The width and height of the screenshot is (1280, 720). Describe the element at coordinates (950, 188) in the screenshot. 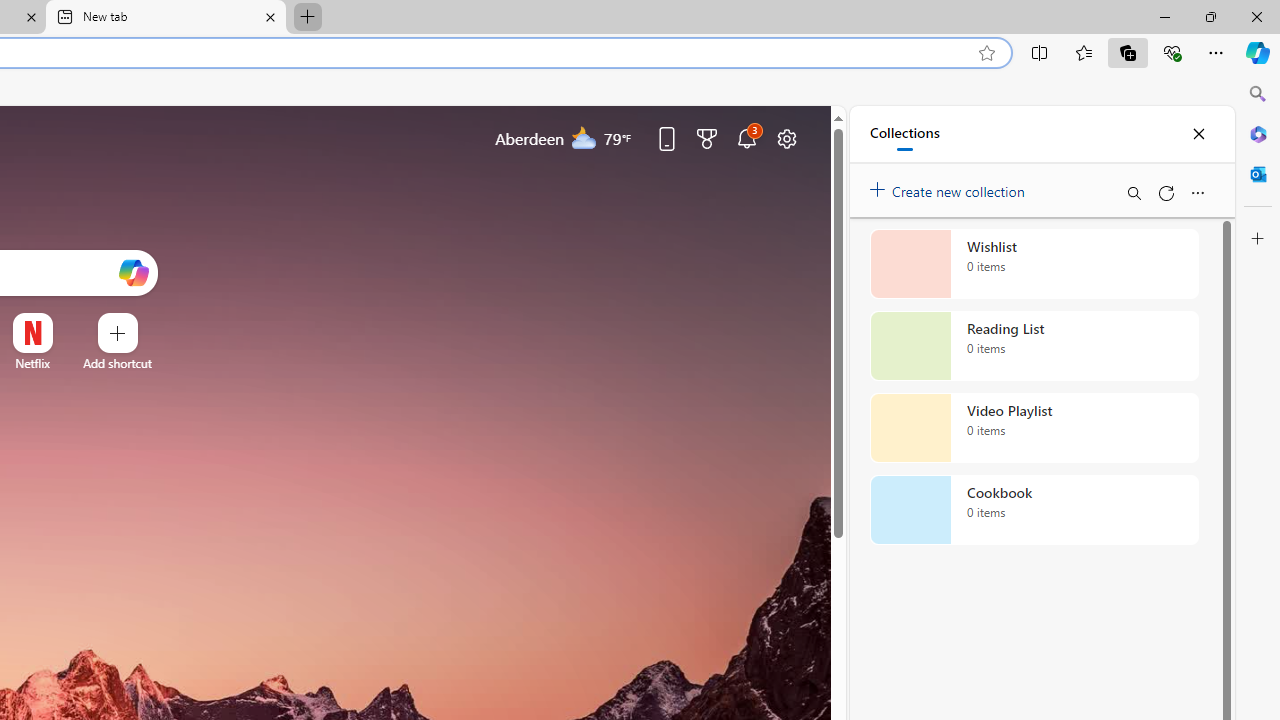

I see `'Create new collection'` at that location.